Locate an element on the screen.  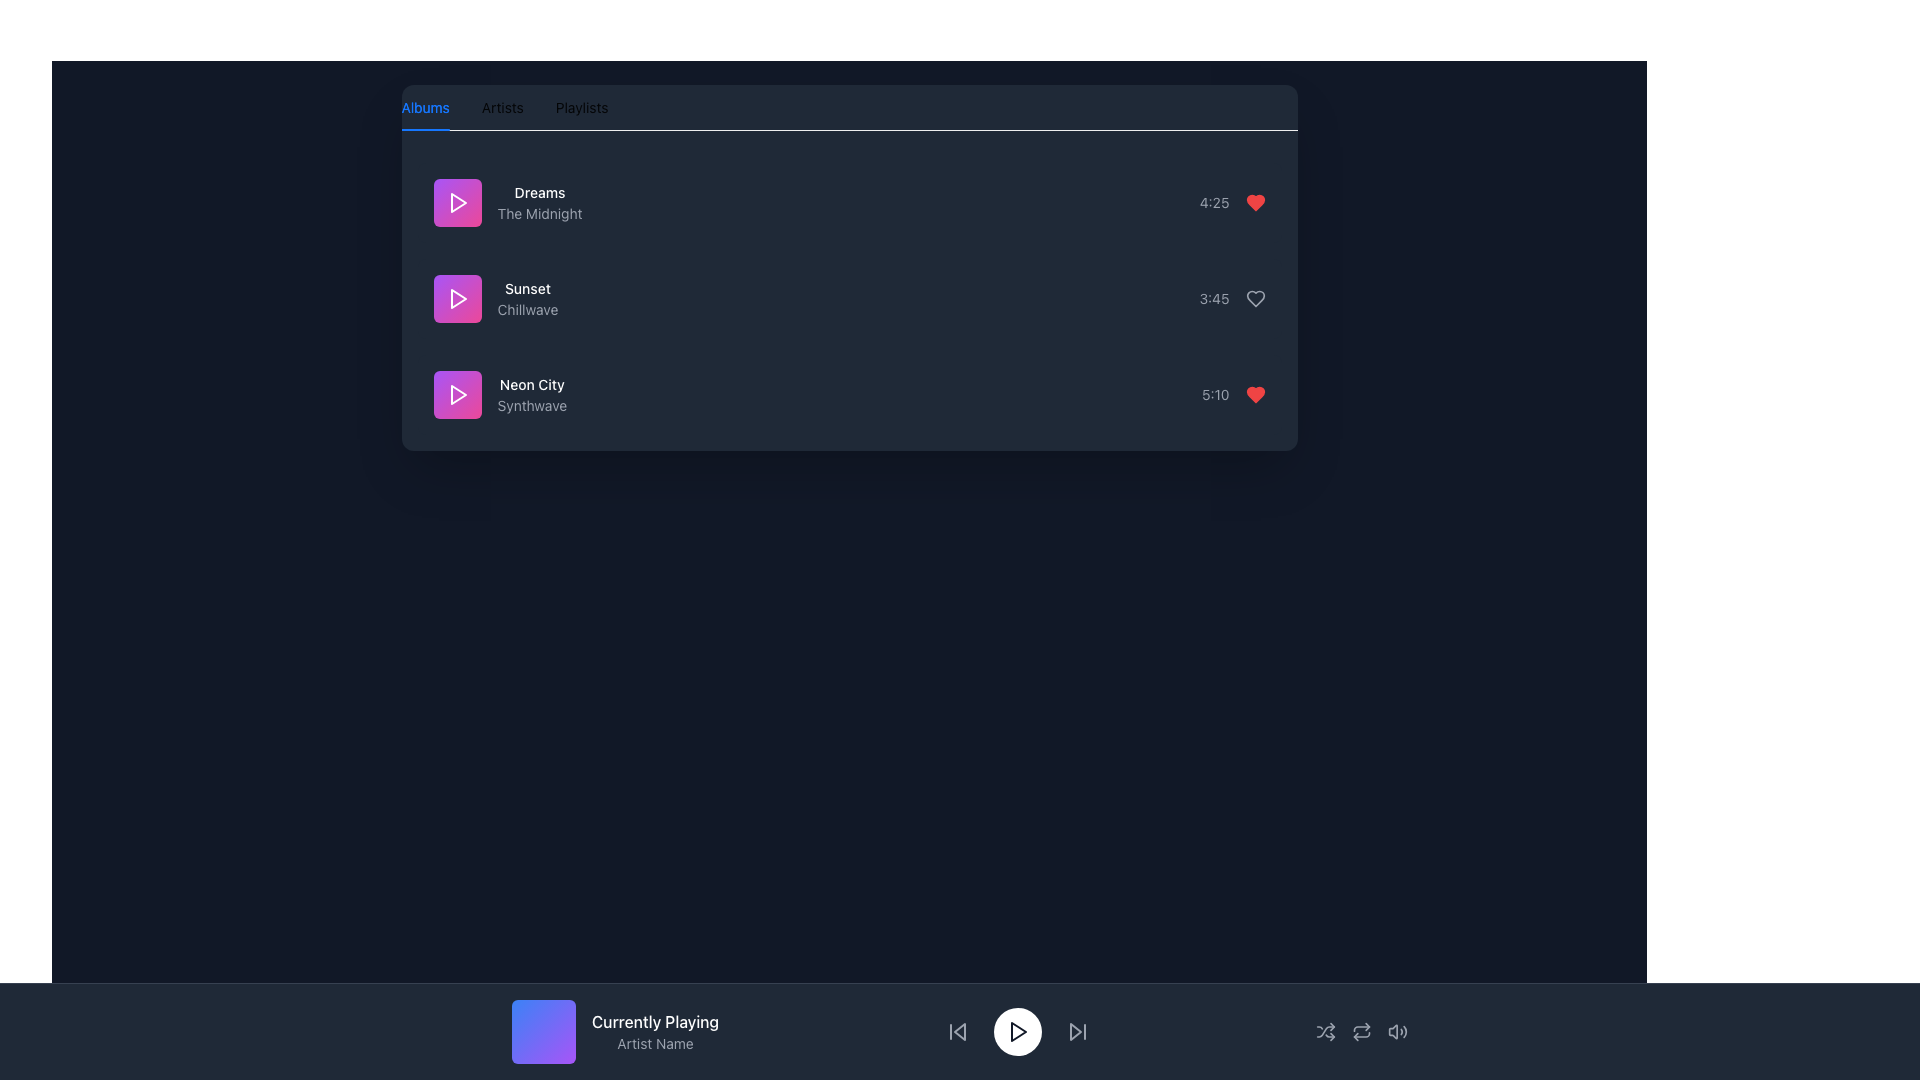
the text element that displays the duration of a media item, located at the bottom-most item in a vertical list, to the right of a red heart icon is located at coordinates (1232, 394).